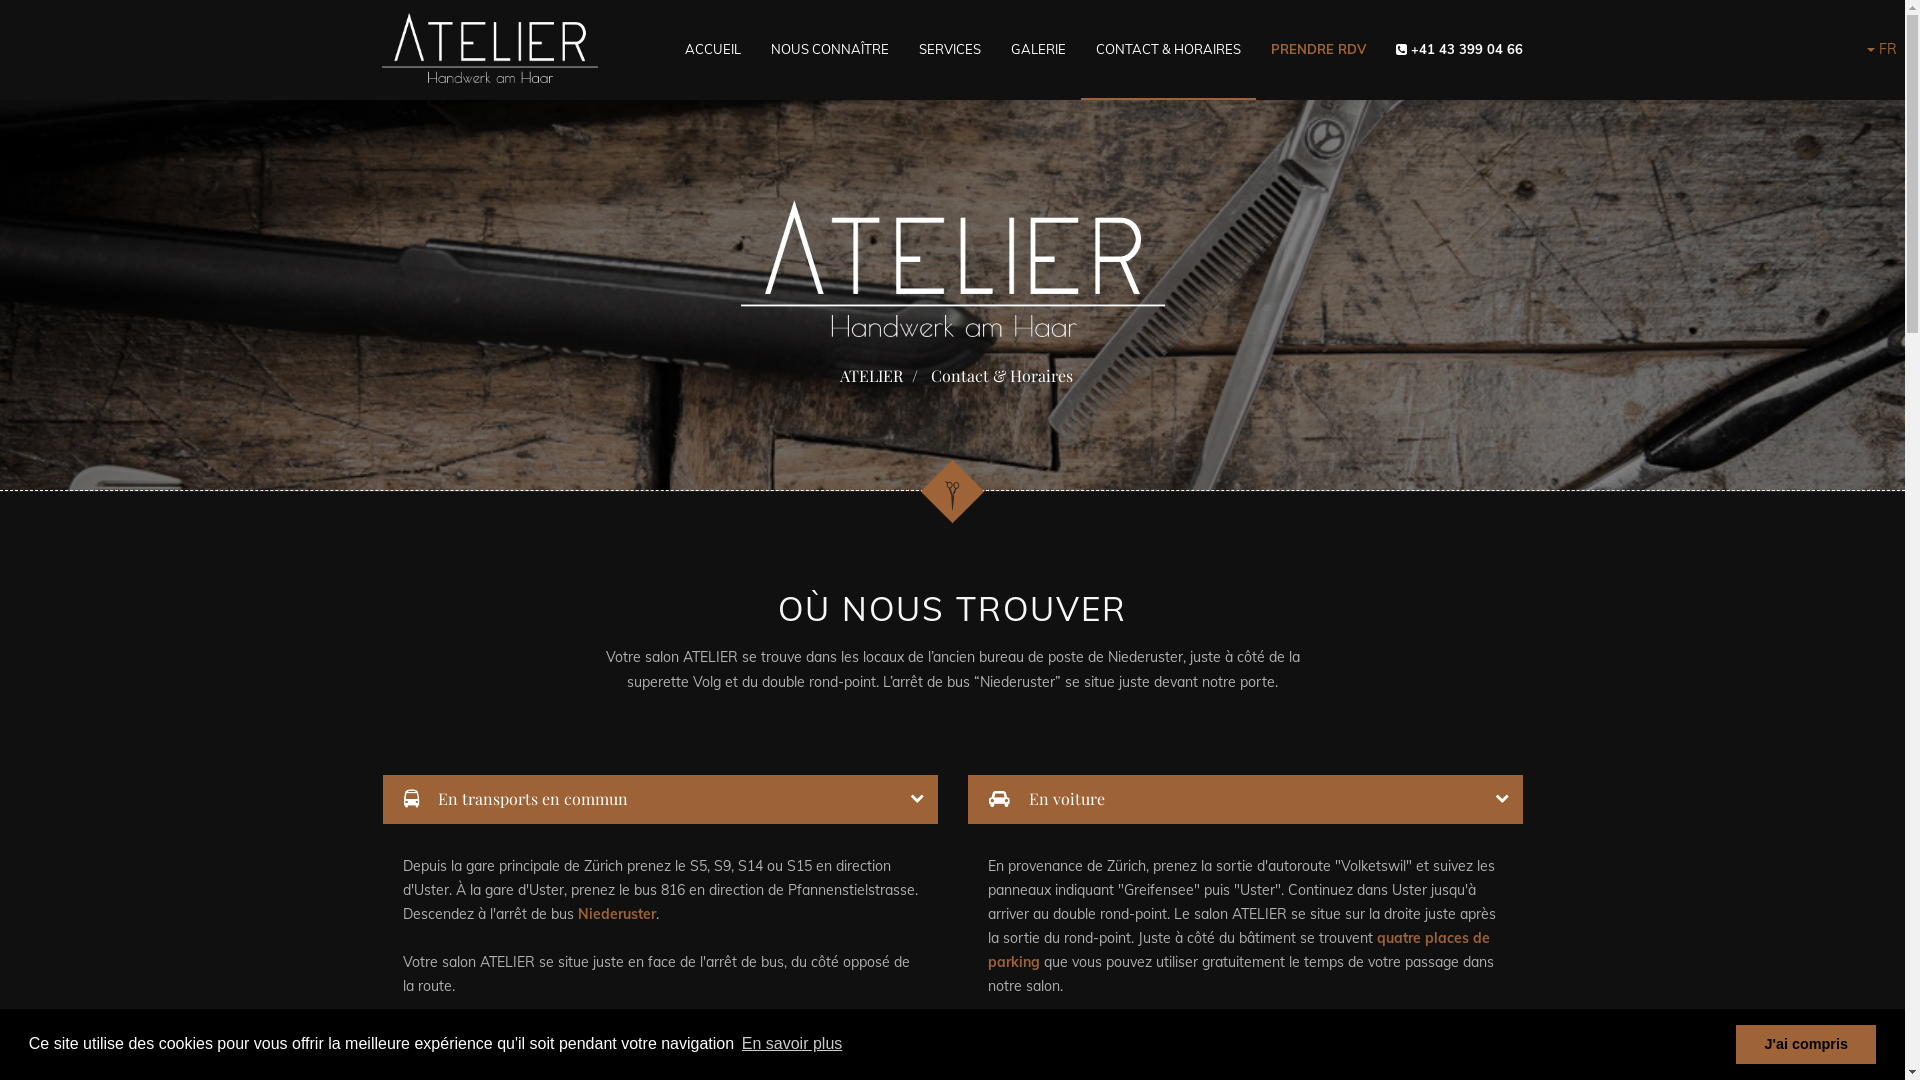 The image size is (1920, 1080). What do you see at coordinates (1167, 49) in the screenshot?
I see `'CONTACT & HORAIRES'` at bounding box center [1167, 49].